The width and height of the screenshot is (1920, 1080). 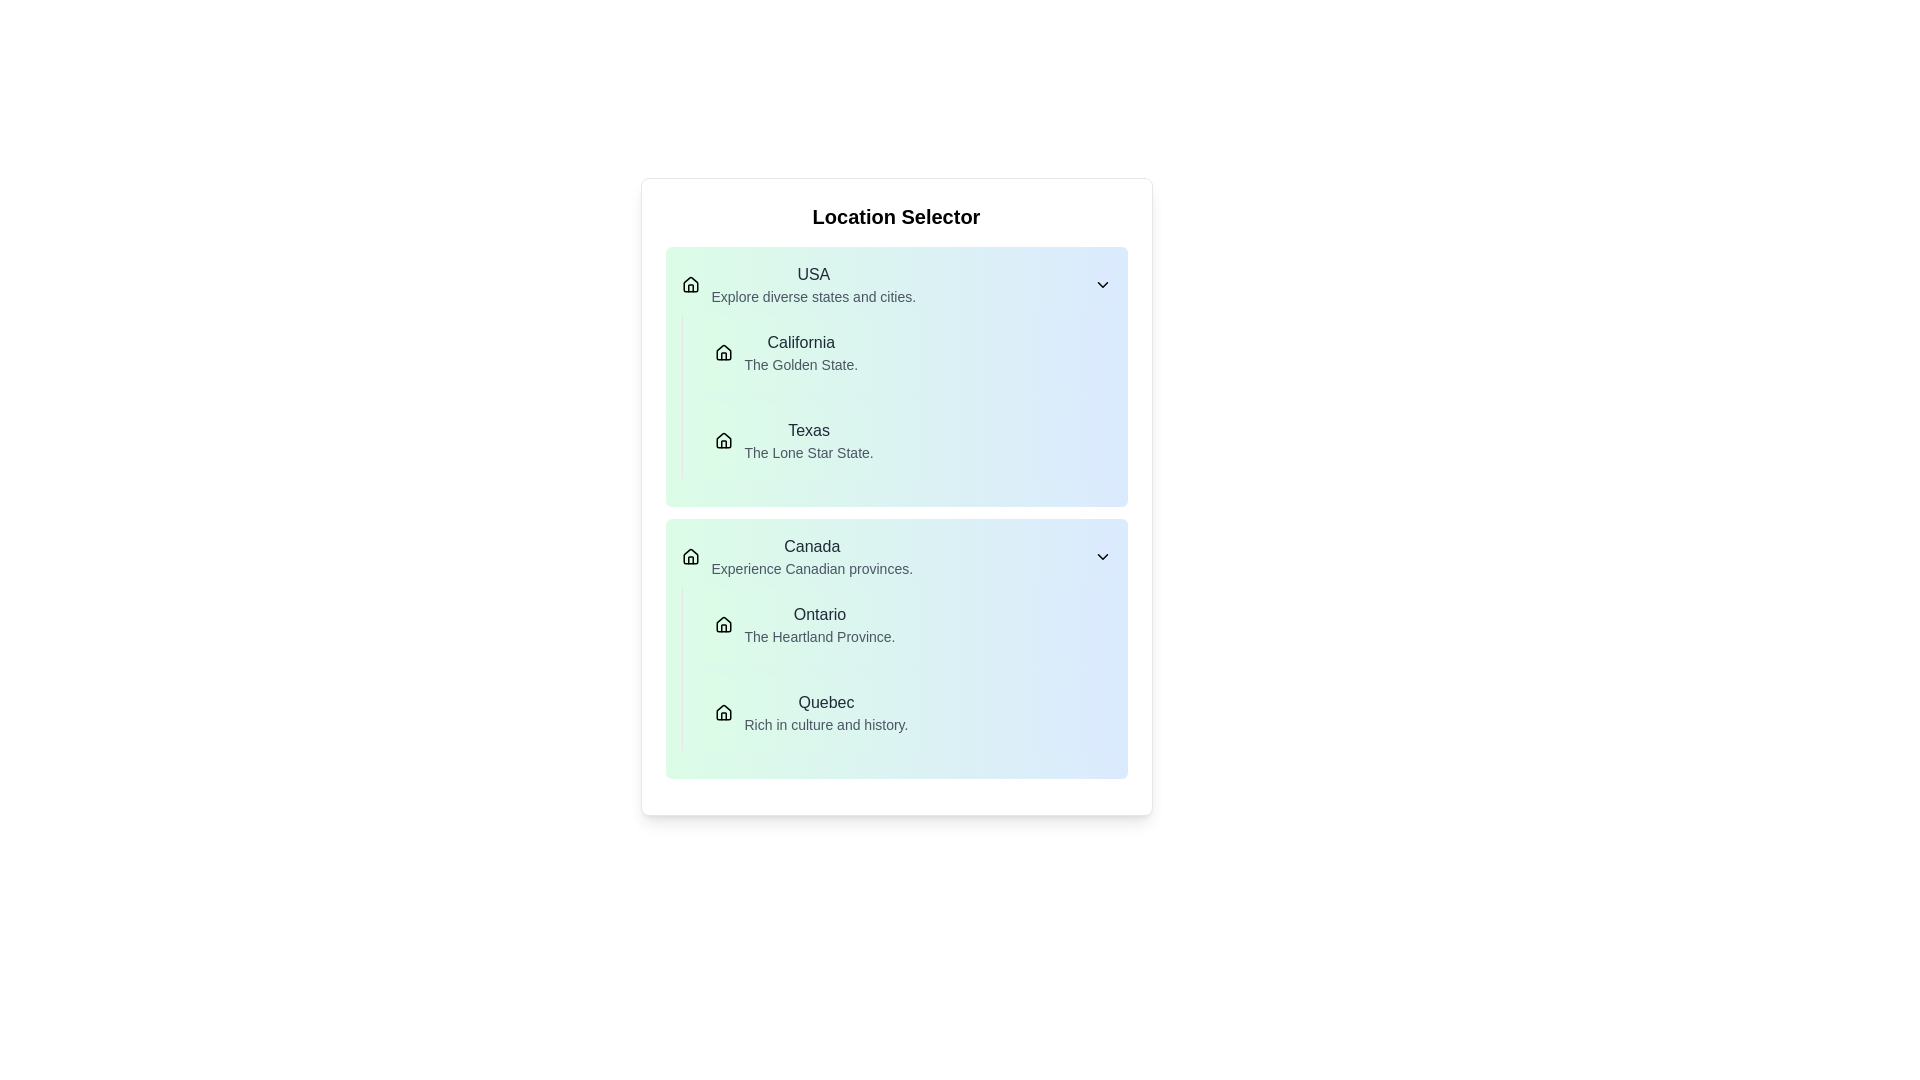 I want to click on the dropdown indicator icon located in the top-right corner of the 'Canada' section of the 'Location Selector' interface to expand or collapse the section, so click(x=1101, y=556).